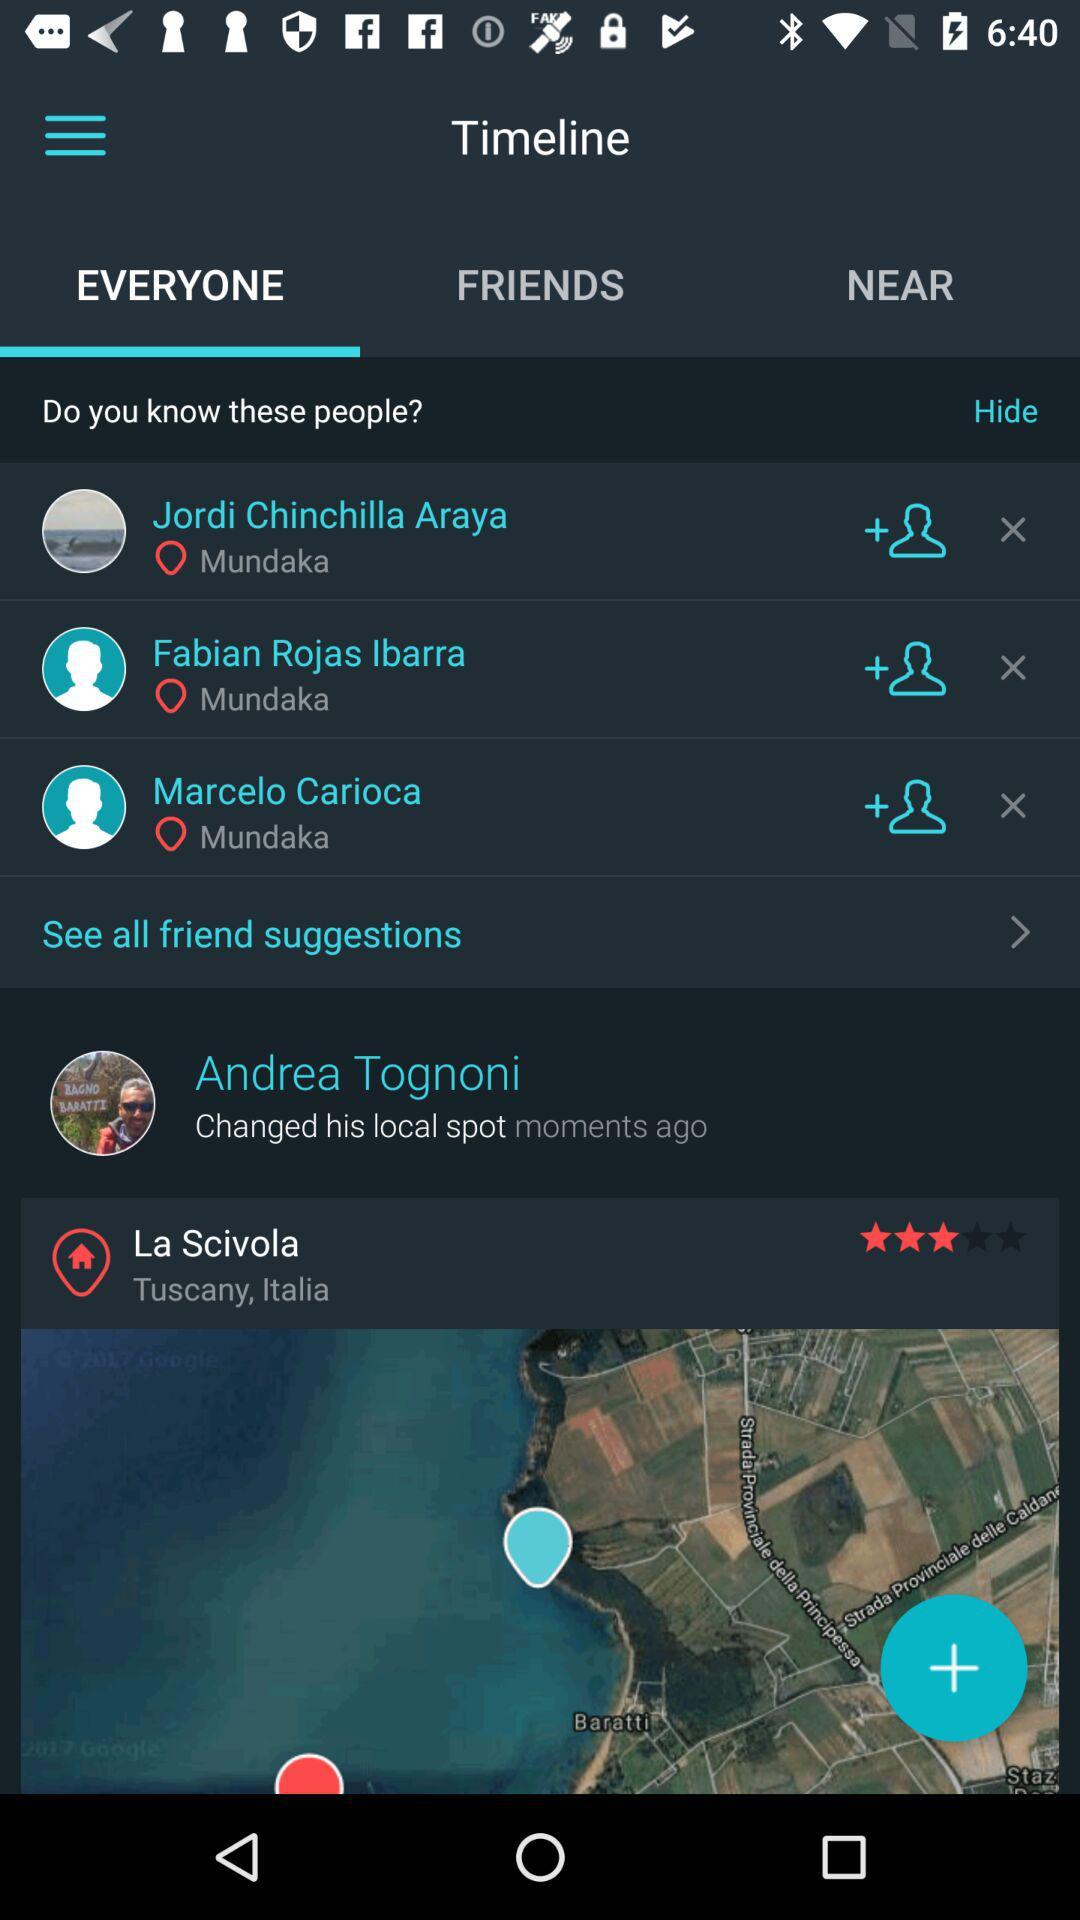 Image resolution: width=1080 pixels, height=1920 pixels. Describe the element at coordinates (74, 135) in the screenshot. I see `menu bar` at that location.